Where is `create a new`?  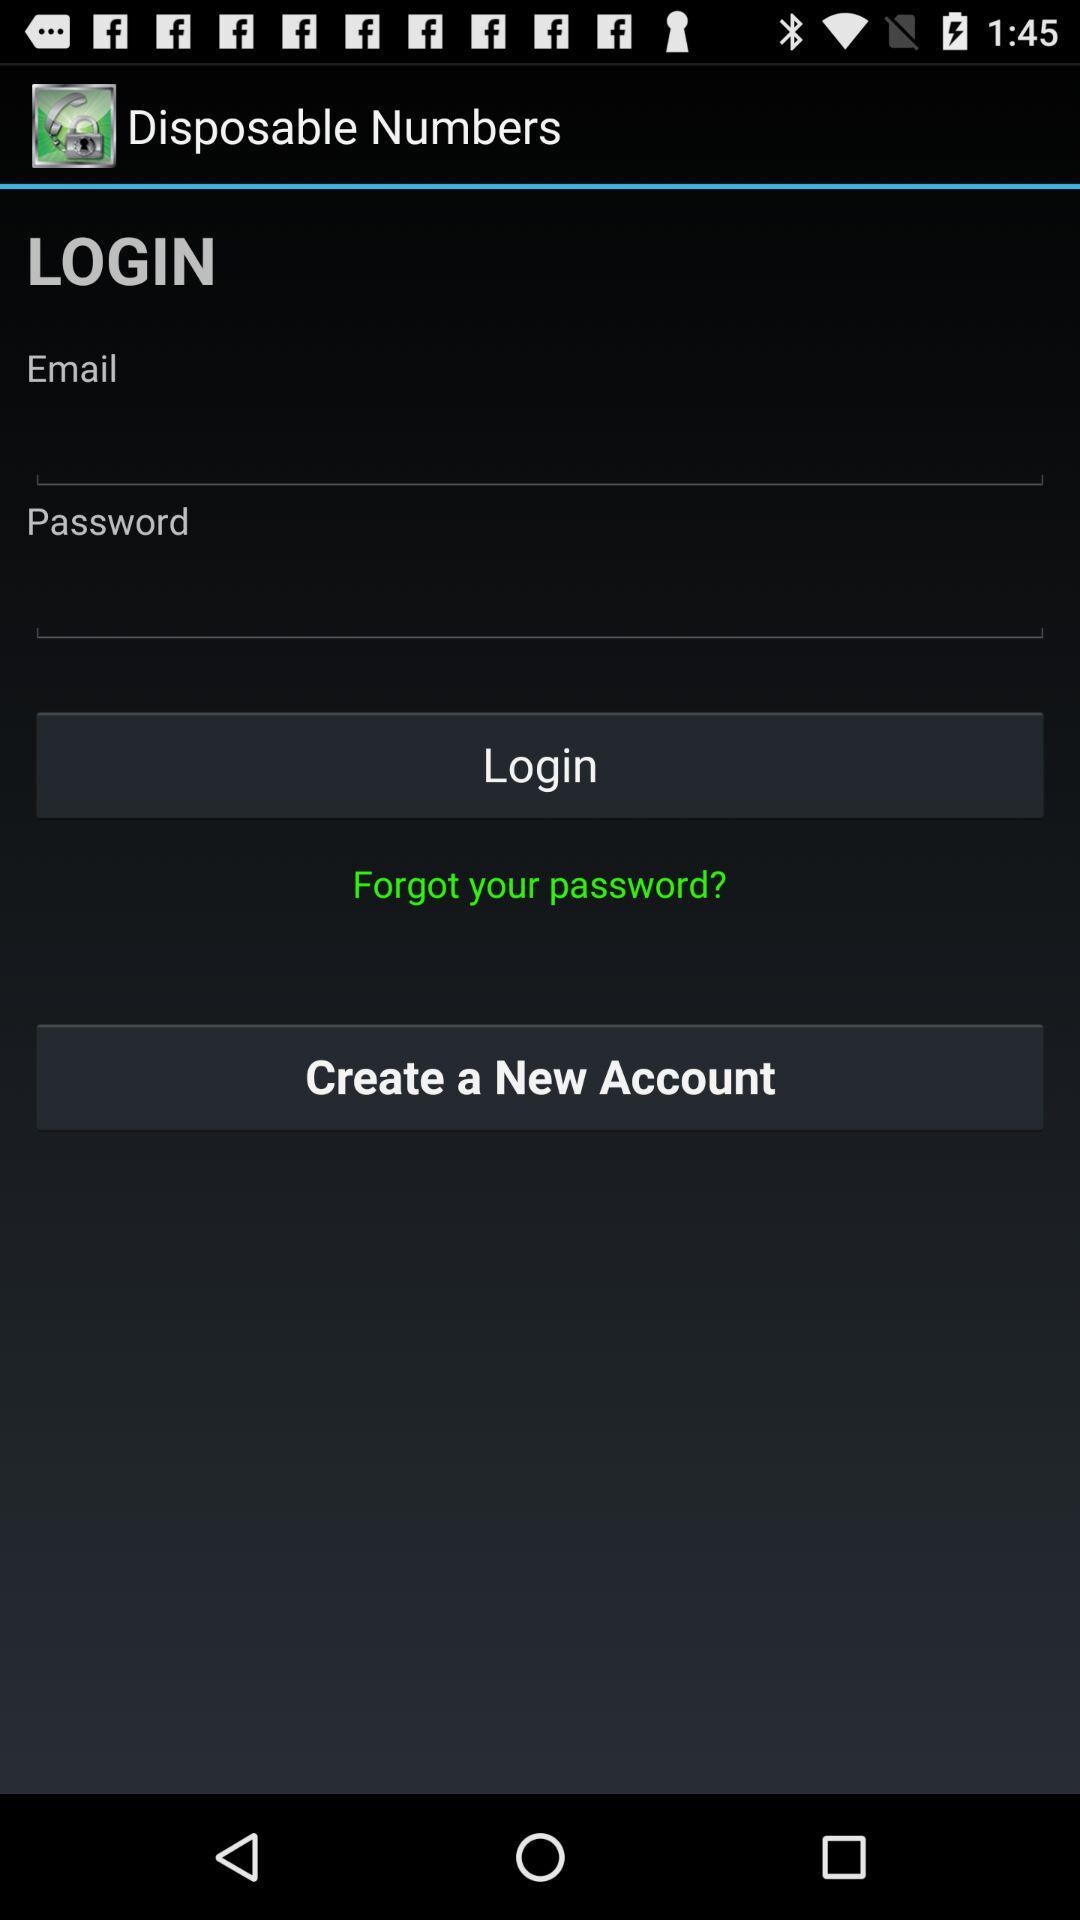 create a new is located at coordinates (540, 1075).